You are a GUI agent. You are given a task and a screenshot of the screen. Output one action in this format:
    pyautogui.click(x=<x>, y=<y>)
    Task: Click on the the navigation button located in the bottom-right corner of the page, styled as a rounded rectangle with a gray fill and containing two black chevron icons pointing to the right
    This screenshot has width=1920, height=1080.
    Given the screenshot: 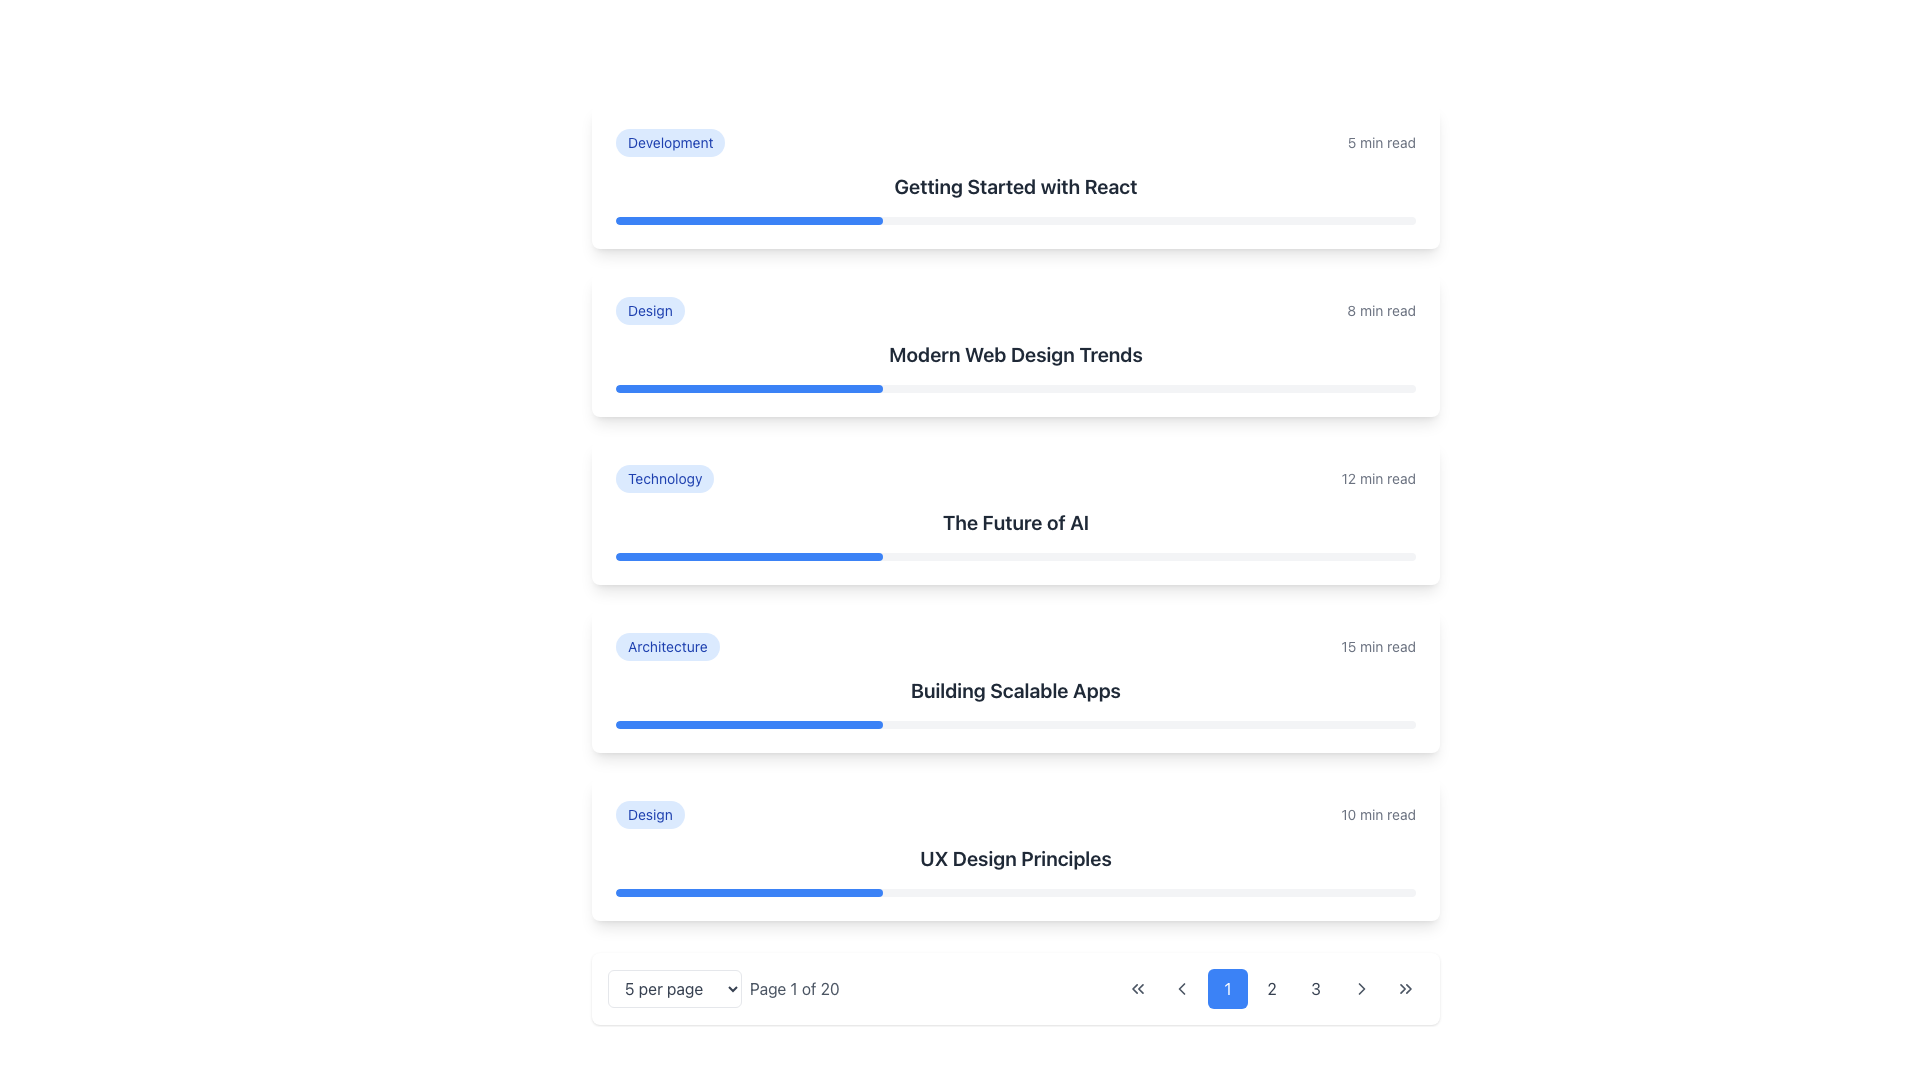 What is the action you would take?
    pyautogui.click(x=1405, y=987)
    